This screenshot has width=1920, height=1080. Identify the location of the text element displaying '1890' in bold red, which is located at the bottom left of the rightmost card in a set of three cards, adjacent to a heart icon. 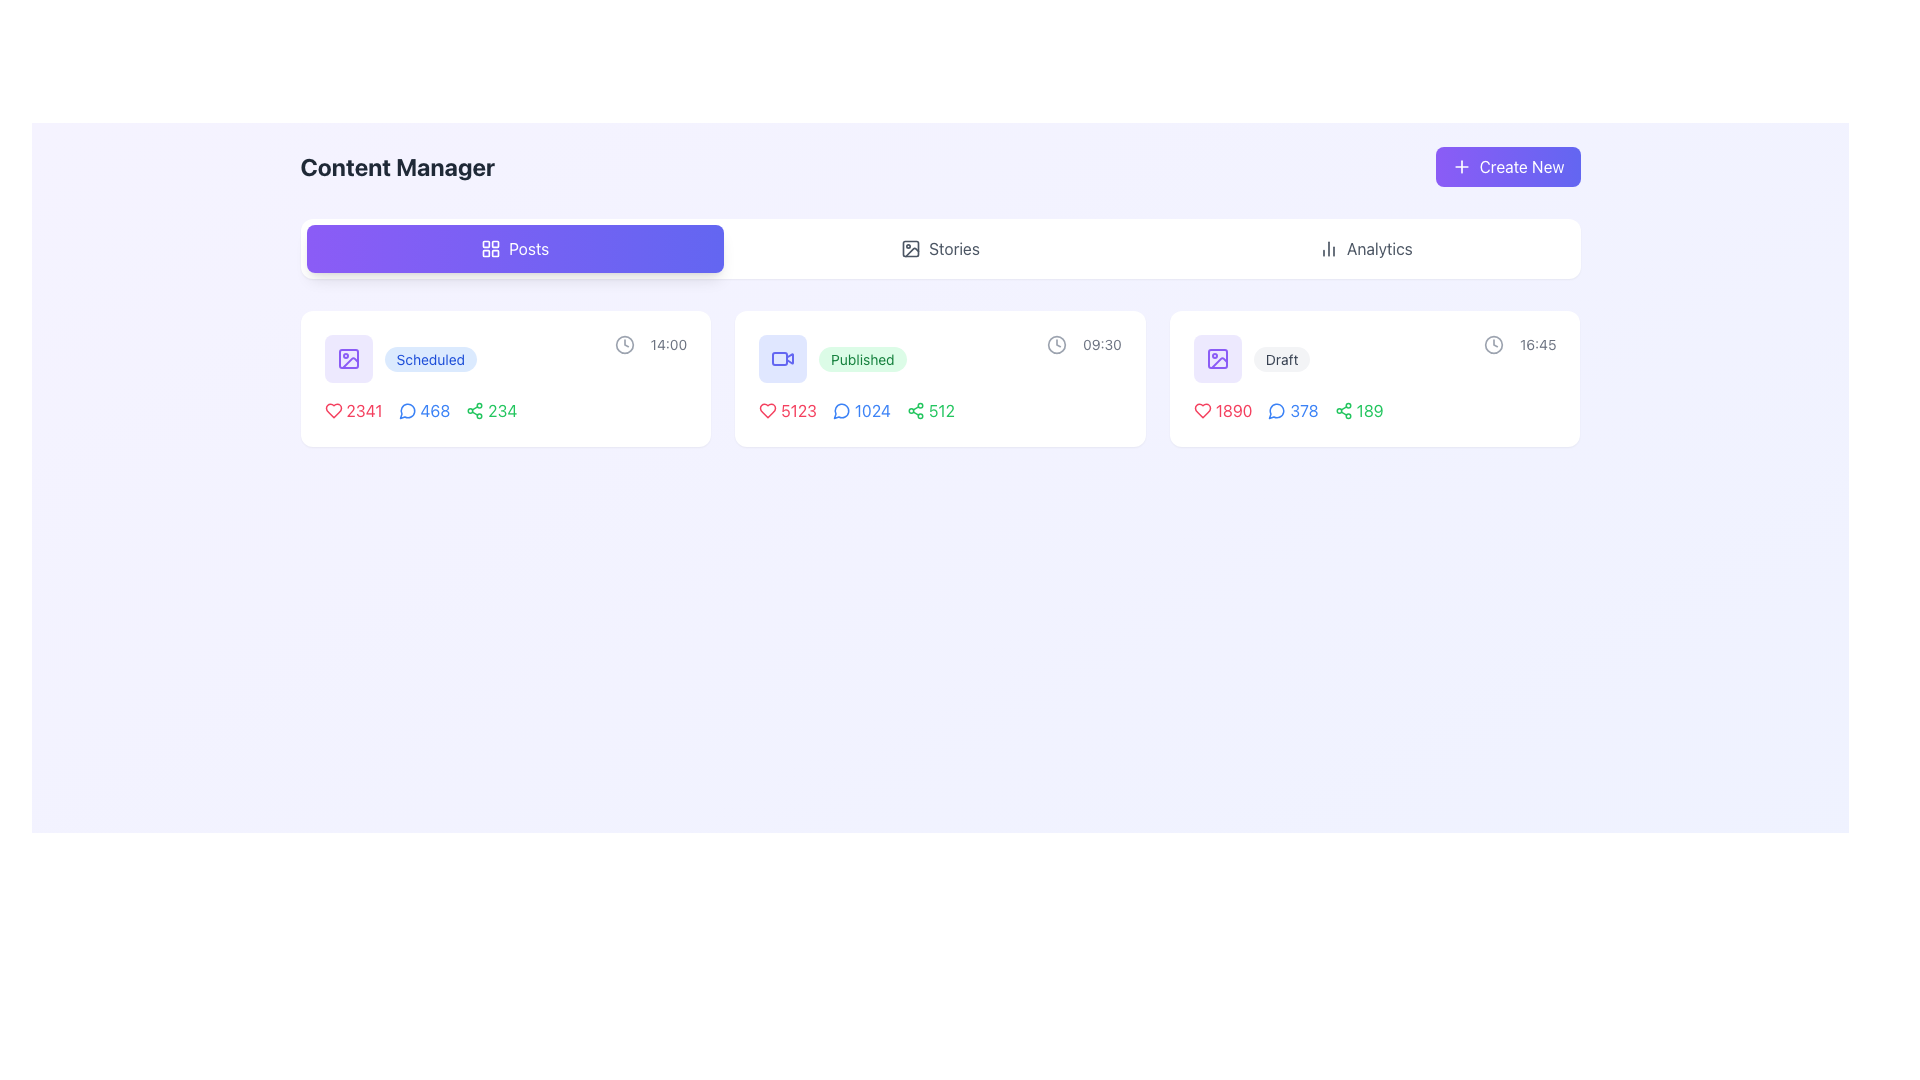
(1233, 410).